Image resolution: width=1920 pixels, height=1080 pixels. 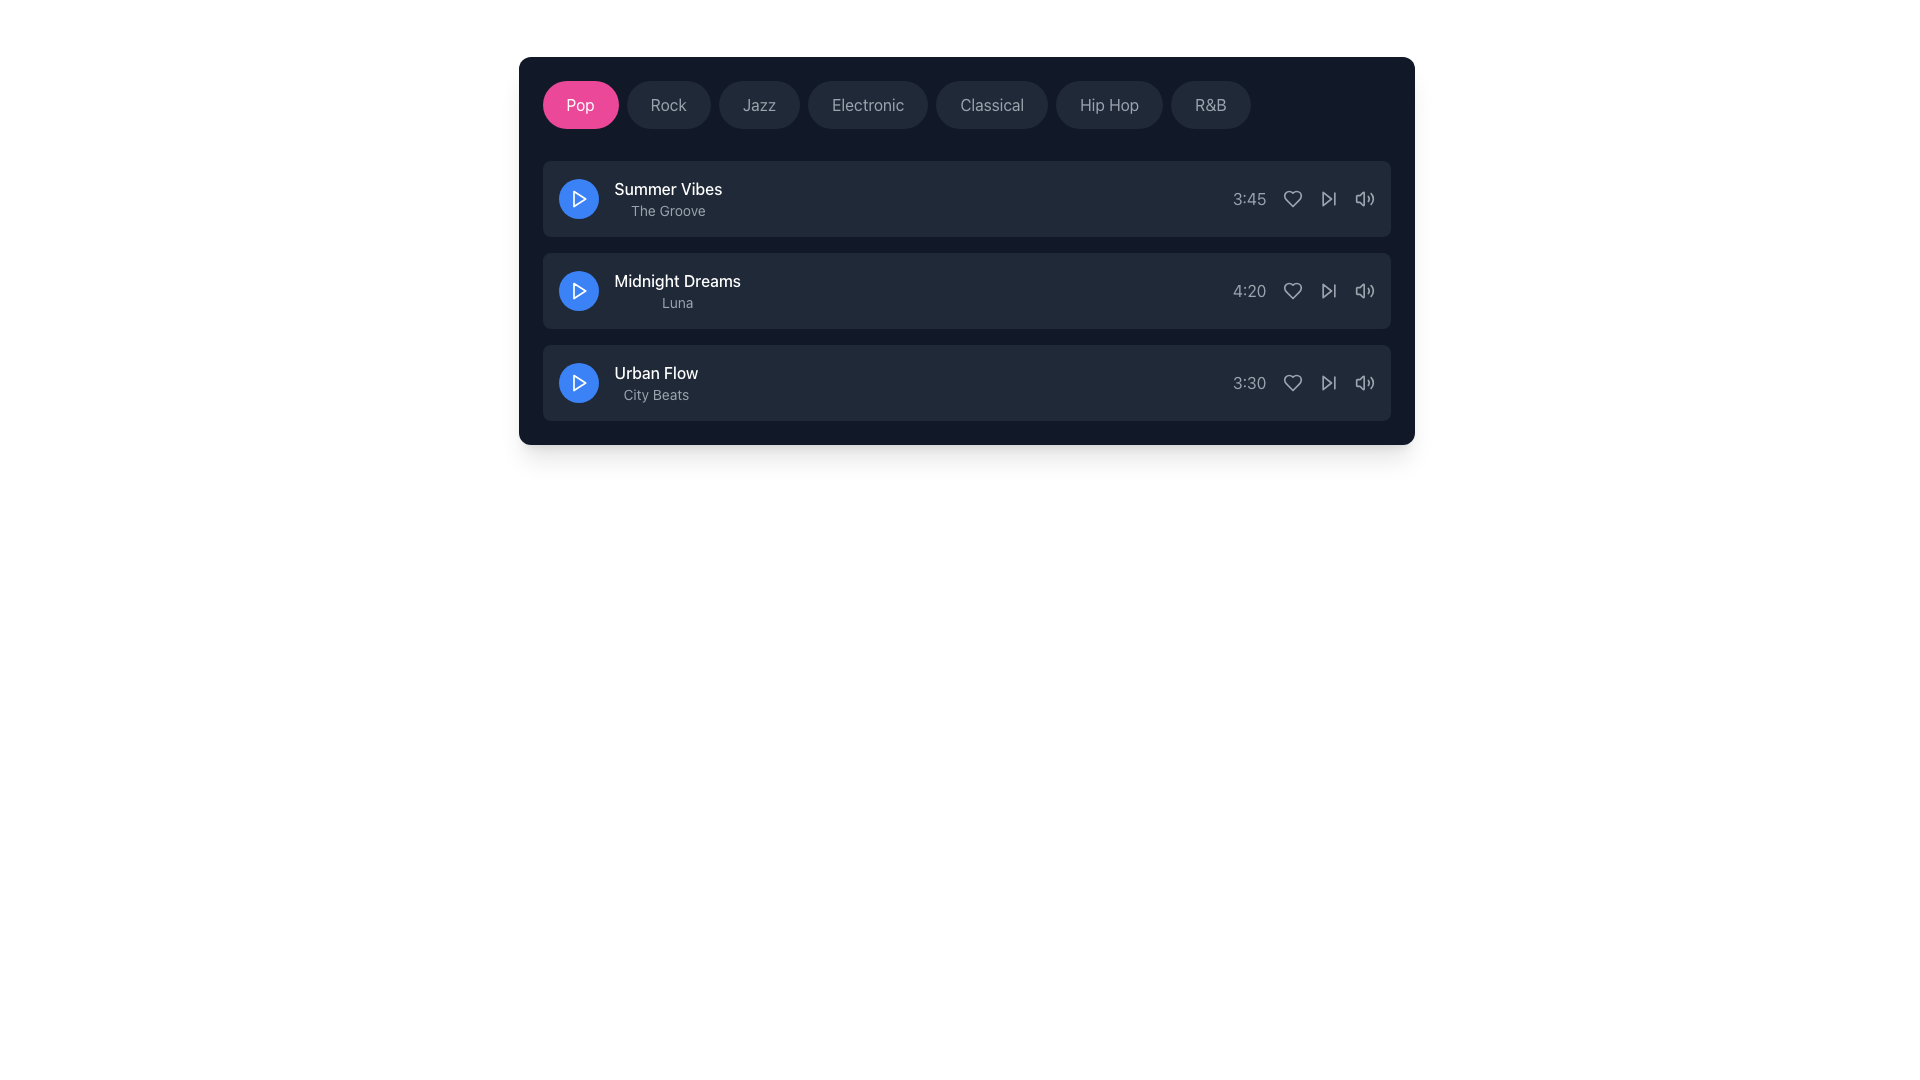 What do you see at coordinates (1248, 199) in the screenshot?
I see `the text label displaying the duration '3:45' in light gray color, located to the right of the 'Summer Vibes' text entry` at bounding box center [1248, 199].